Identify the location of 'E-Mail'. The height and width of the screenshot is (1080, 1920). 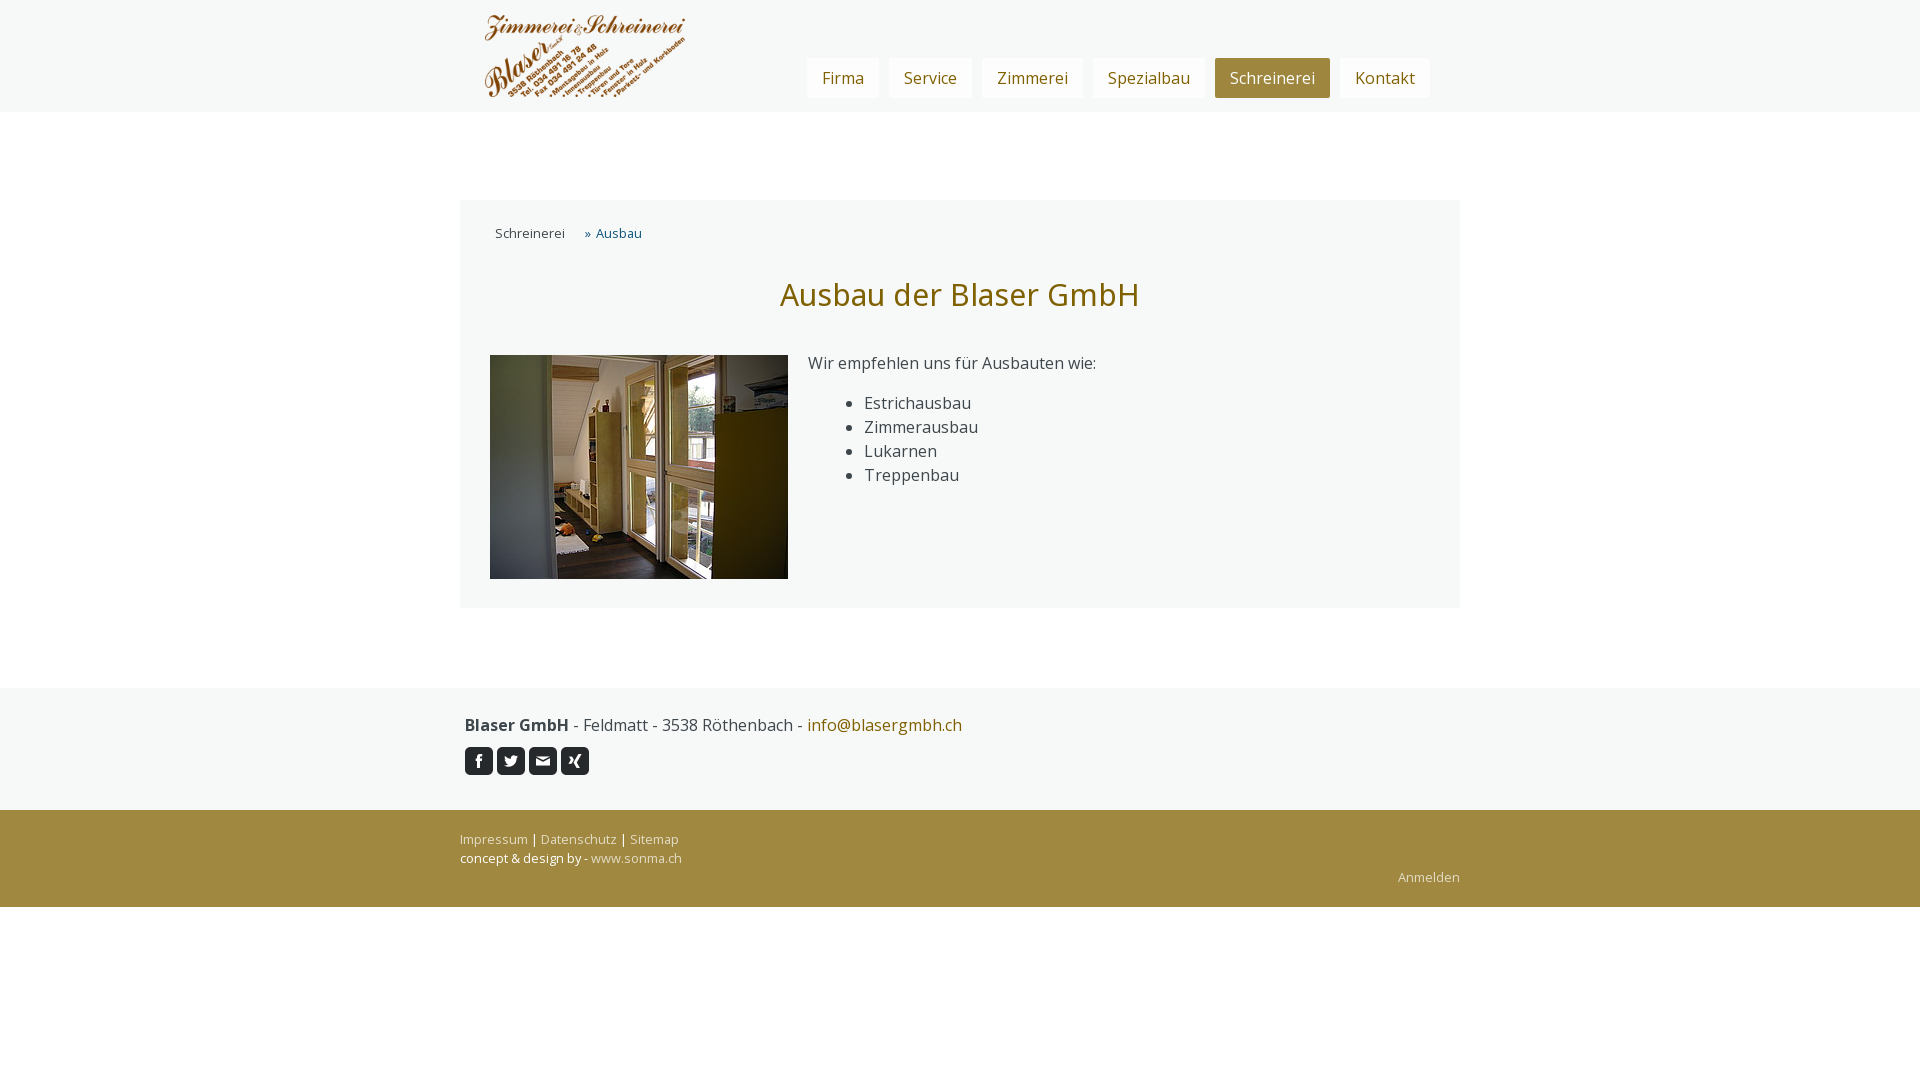
(528, 759).